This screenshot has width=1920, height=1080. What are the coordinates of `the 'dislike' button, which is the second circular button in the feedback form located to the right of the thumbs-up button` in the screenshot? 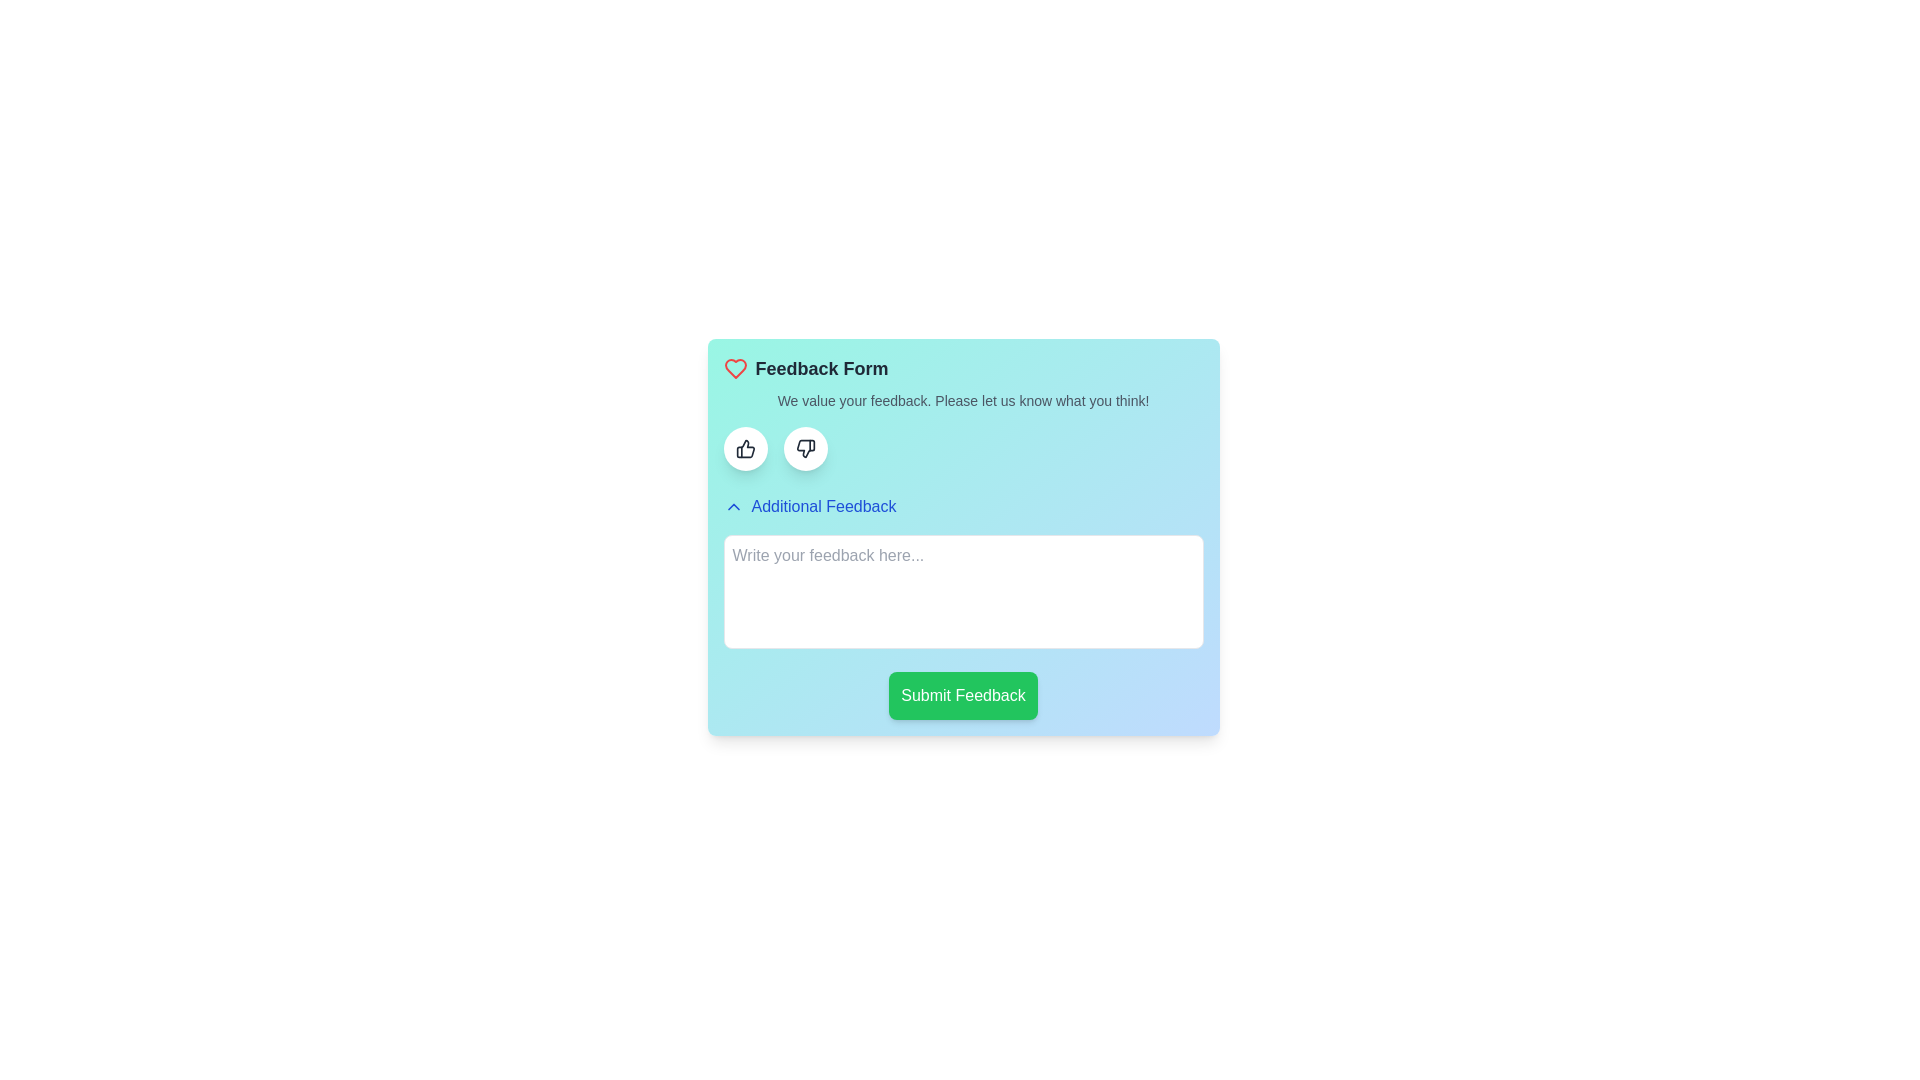 It's located at (805, 447).